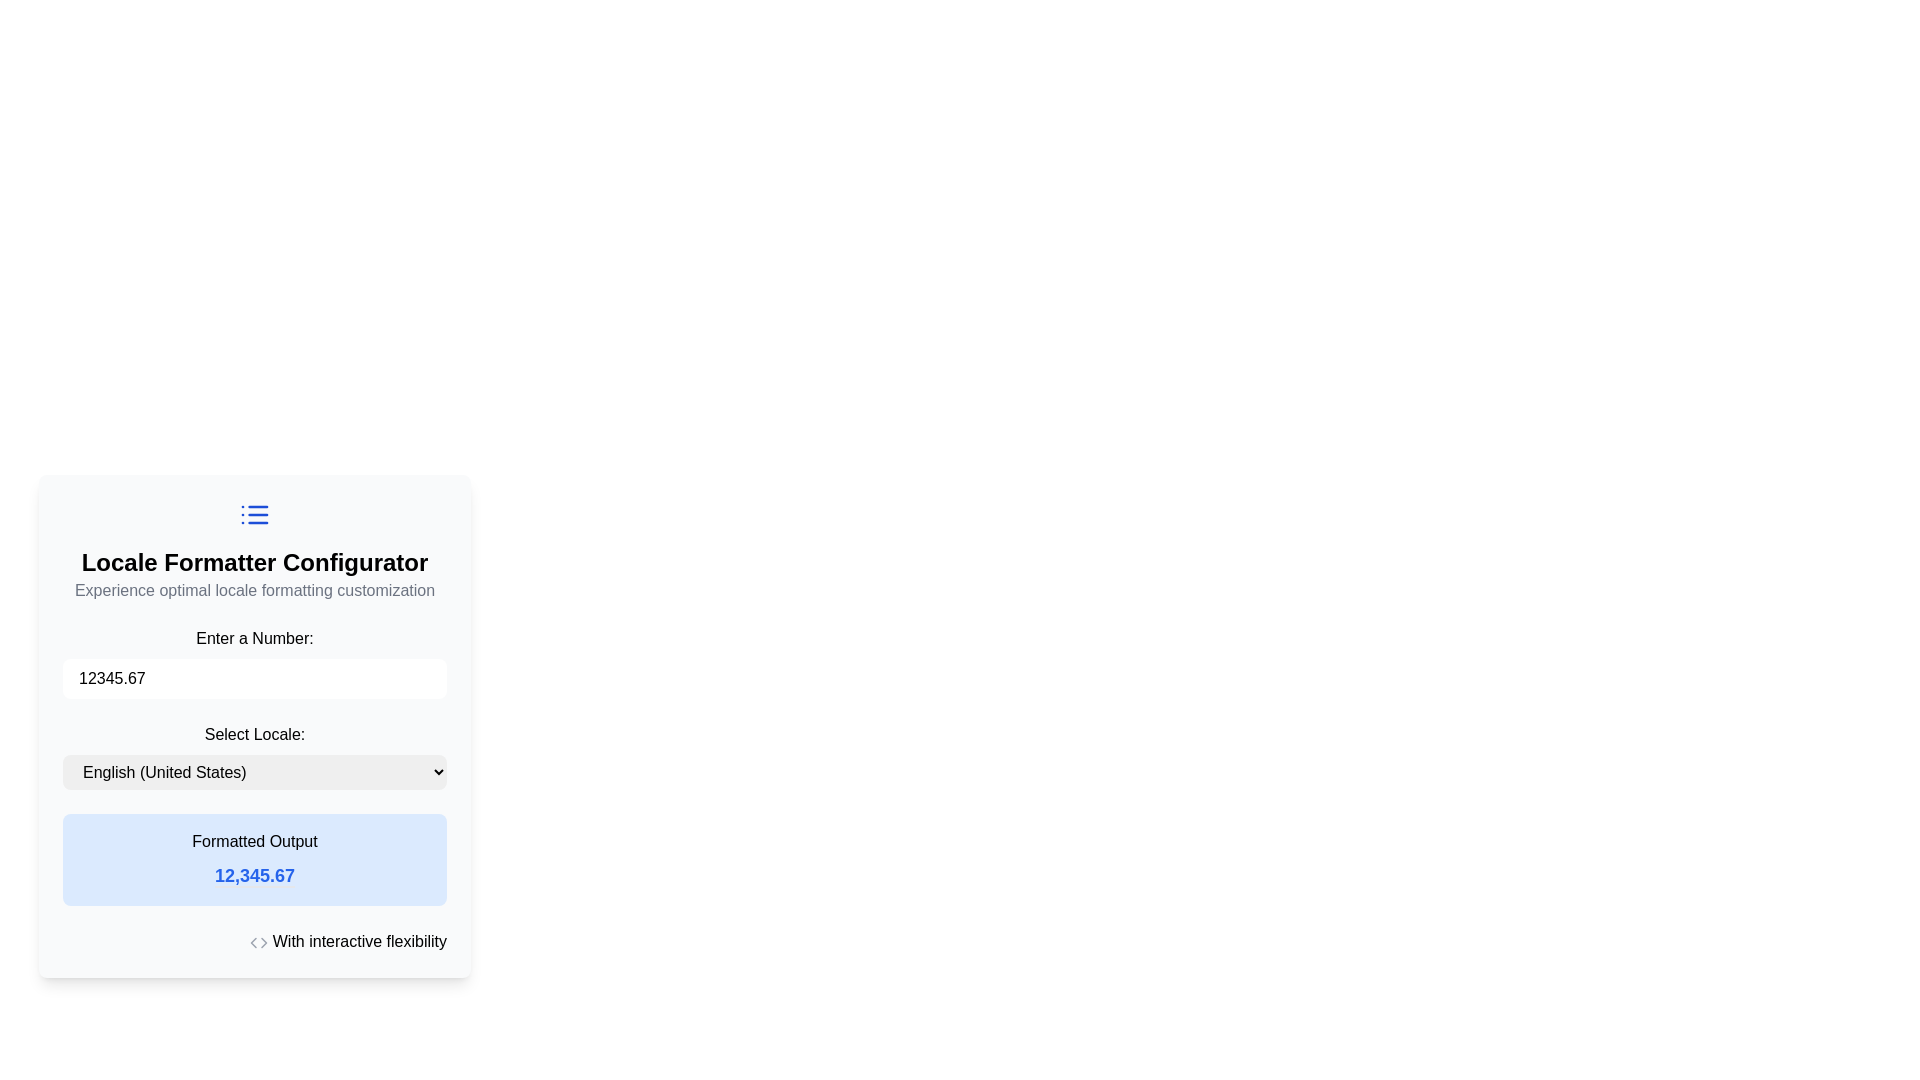 The height and width of the screenshot is (1080, 1920). Describe the element at coordinates (253, 639) in the screenshot. I see `text from the label positioned above the number input field displaying '12345.67'` at that location.